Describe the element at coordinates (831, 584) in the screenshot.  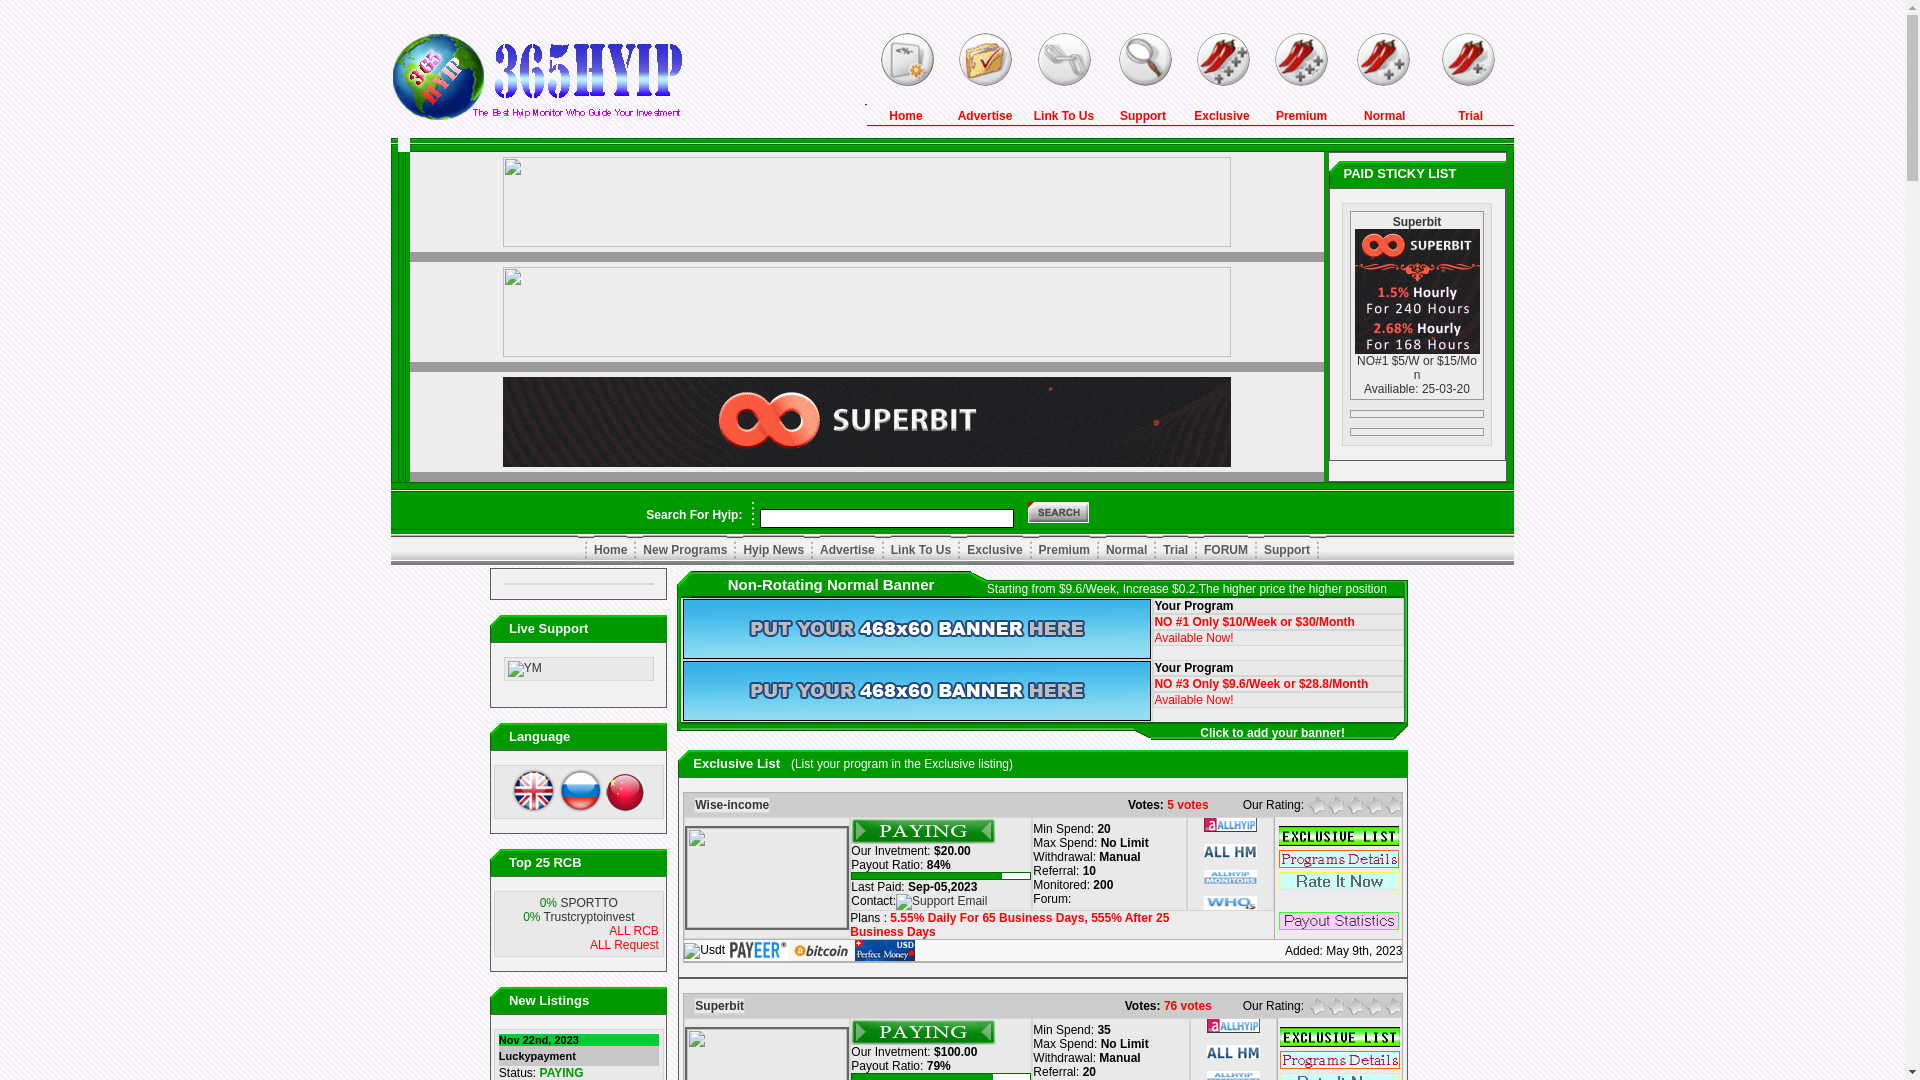
I see `'Non-Rotating Normal Banner'` at that location.